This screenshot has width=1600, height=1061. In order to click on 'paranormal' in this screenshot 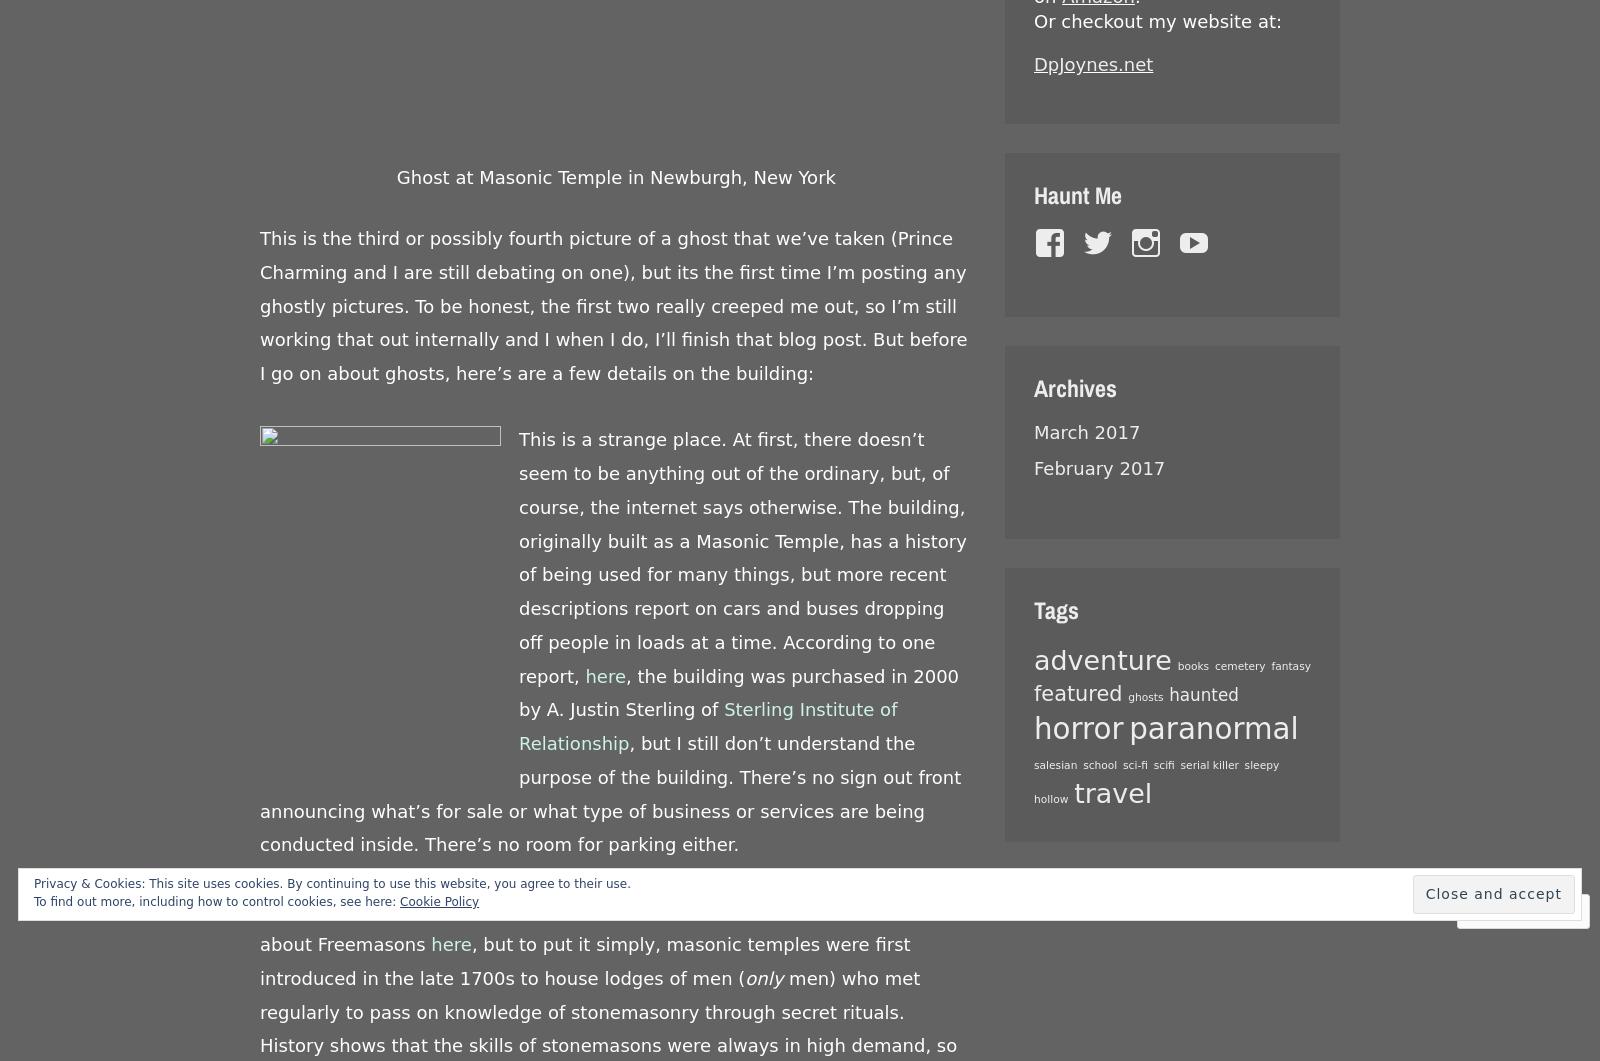, I will do `click(1212, 729)`.